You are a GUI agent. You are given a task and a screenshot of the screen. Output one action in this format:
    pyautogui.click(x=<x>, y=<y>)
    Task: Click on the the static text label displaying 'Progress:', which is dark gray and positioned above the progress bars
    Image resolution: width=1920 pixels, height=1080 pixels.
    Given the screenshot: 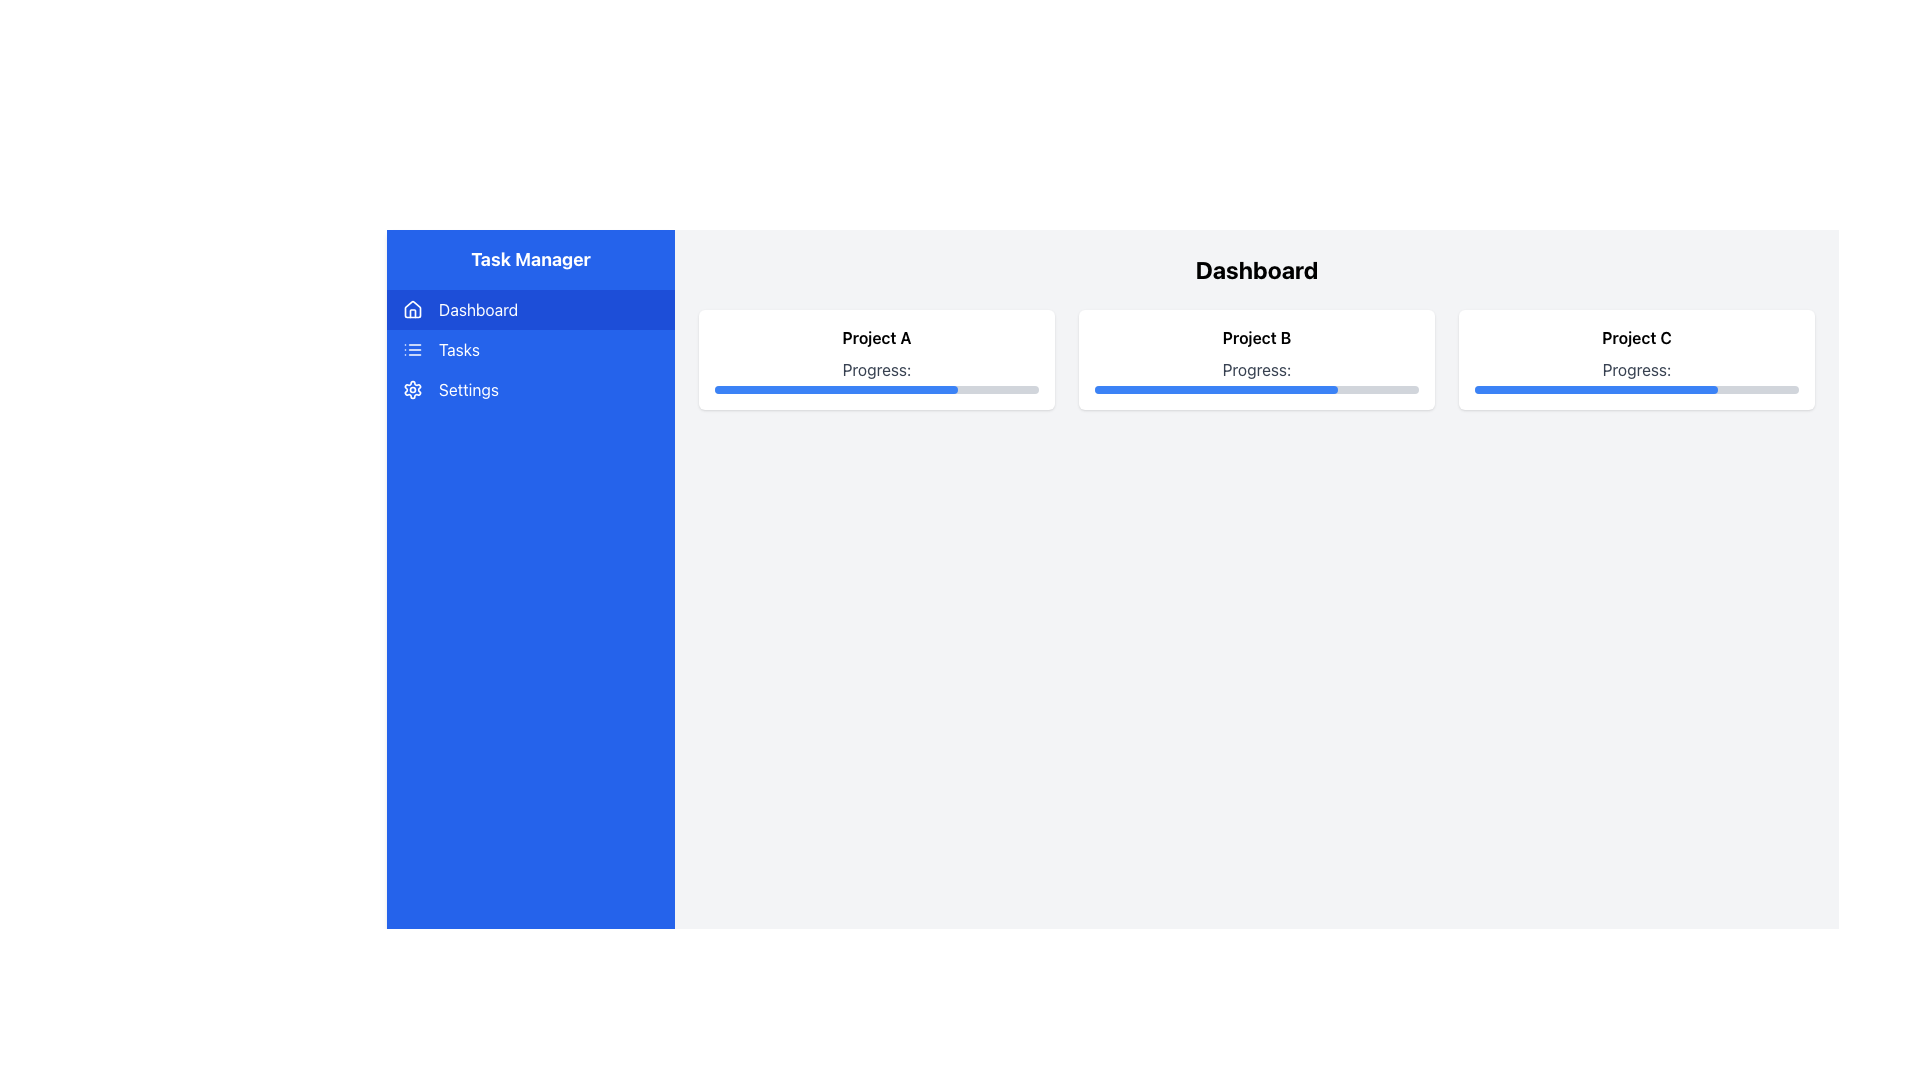 What is the action you would take?
    pyautogui.click(x=877, y=375)
    